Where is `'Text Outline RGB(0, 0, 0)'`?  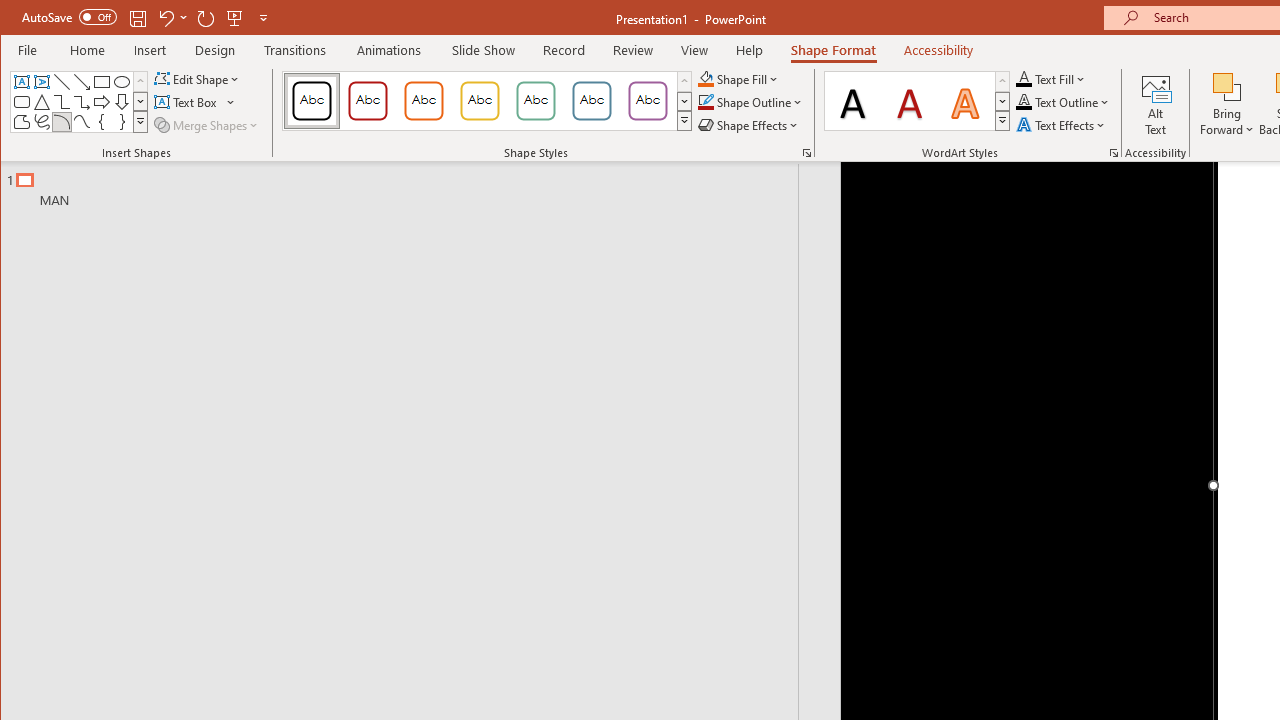
'Text Outline RGB(0, 0, 0)' is located at coordinates (1024, 102).